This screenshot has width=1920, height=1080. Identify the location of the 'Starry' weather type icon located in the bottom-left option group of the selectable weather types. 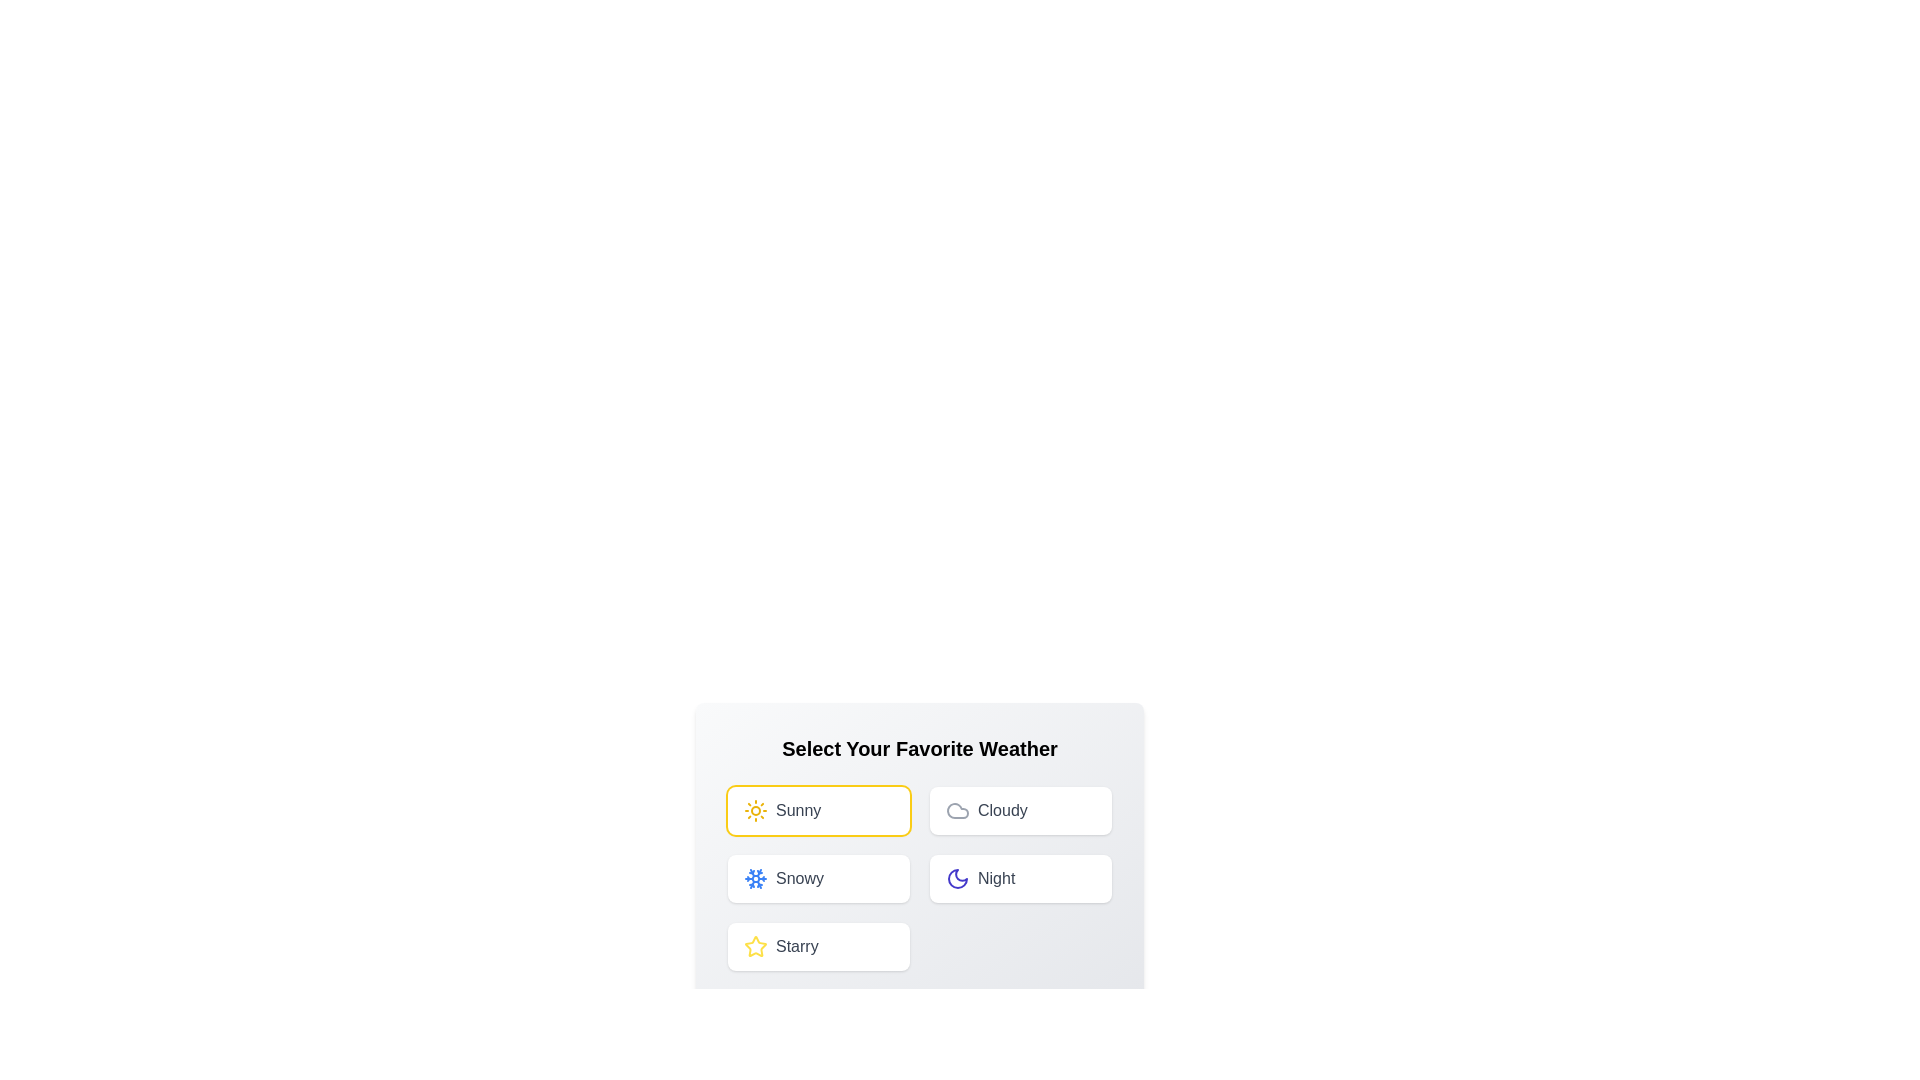
(754, 946).